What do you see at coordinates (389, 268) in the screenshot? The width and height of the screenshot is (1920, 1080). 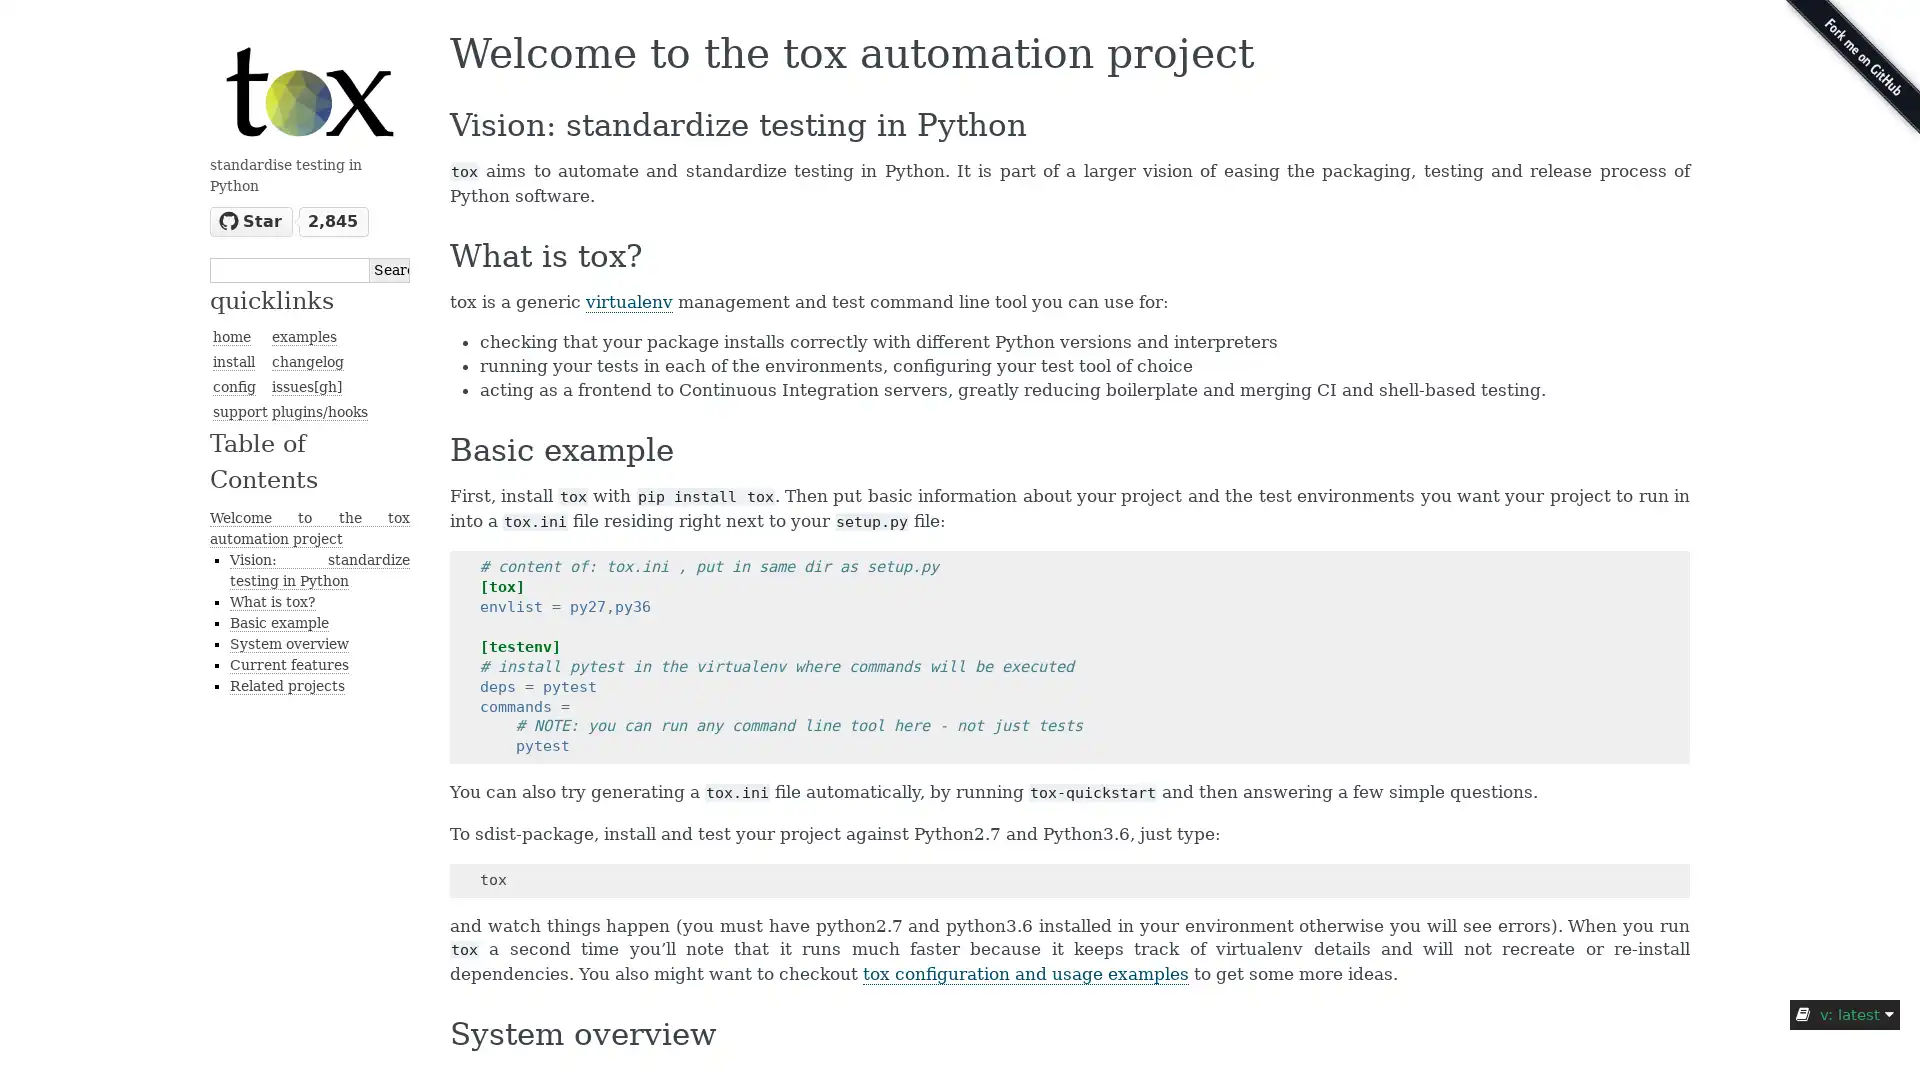 I see `Search` at bounding box center [389, 268].